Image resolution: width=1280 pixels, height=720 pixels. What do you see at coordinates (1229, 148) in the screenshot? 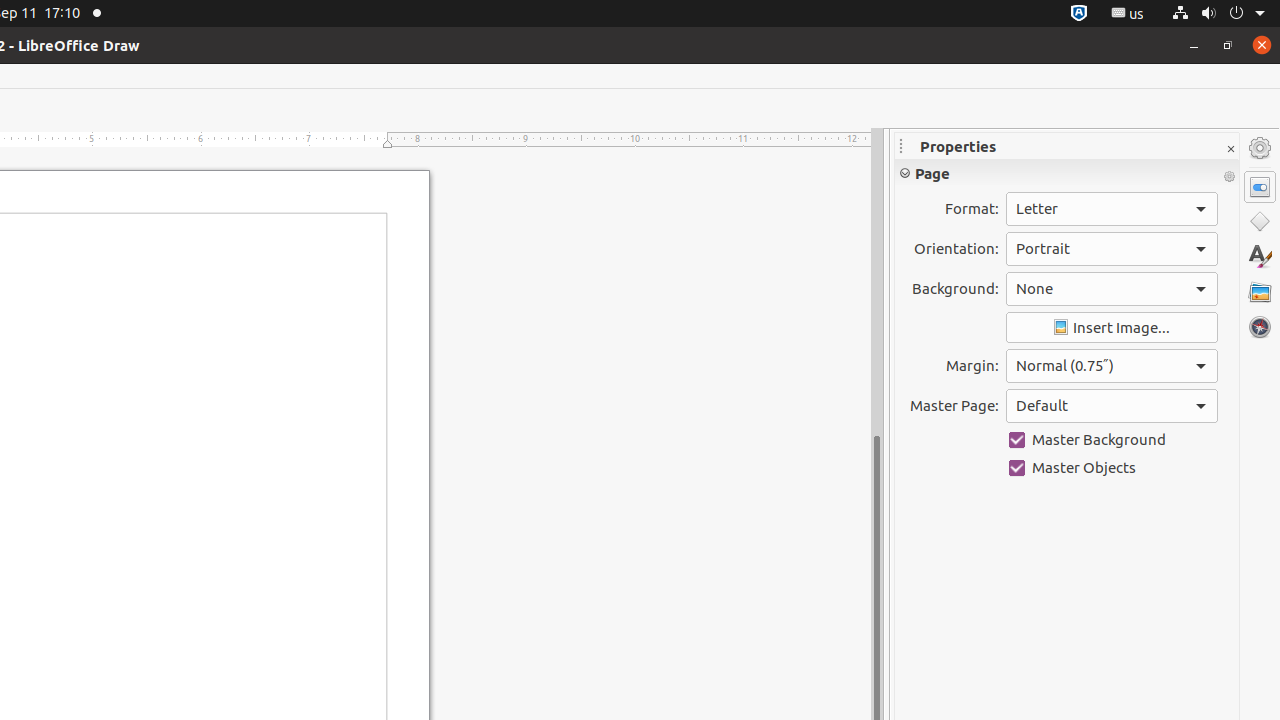
I see `'Close Sidebar Deck'` at bounding box center [1229, 148].